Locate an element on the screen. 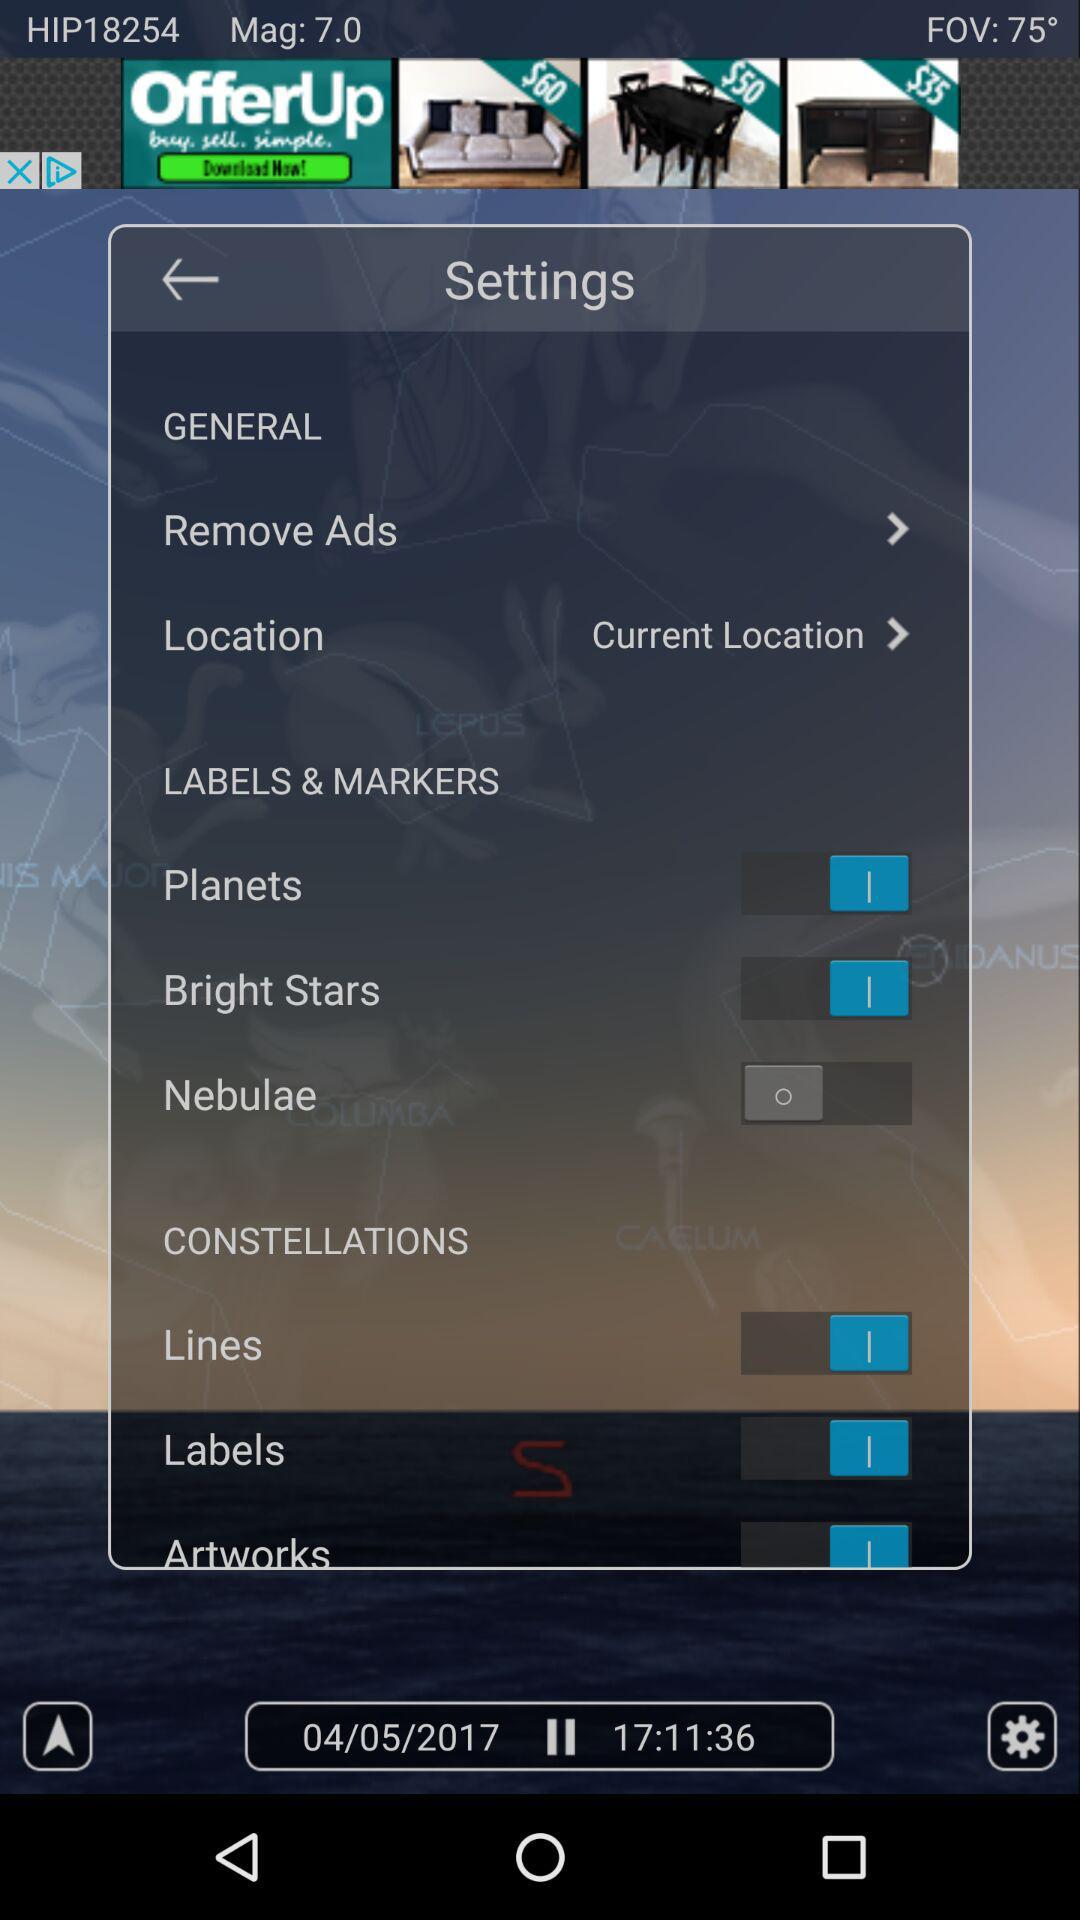 This screenshot has height=1920, width=1080. move is located at coordinates (852, 1343).